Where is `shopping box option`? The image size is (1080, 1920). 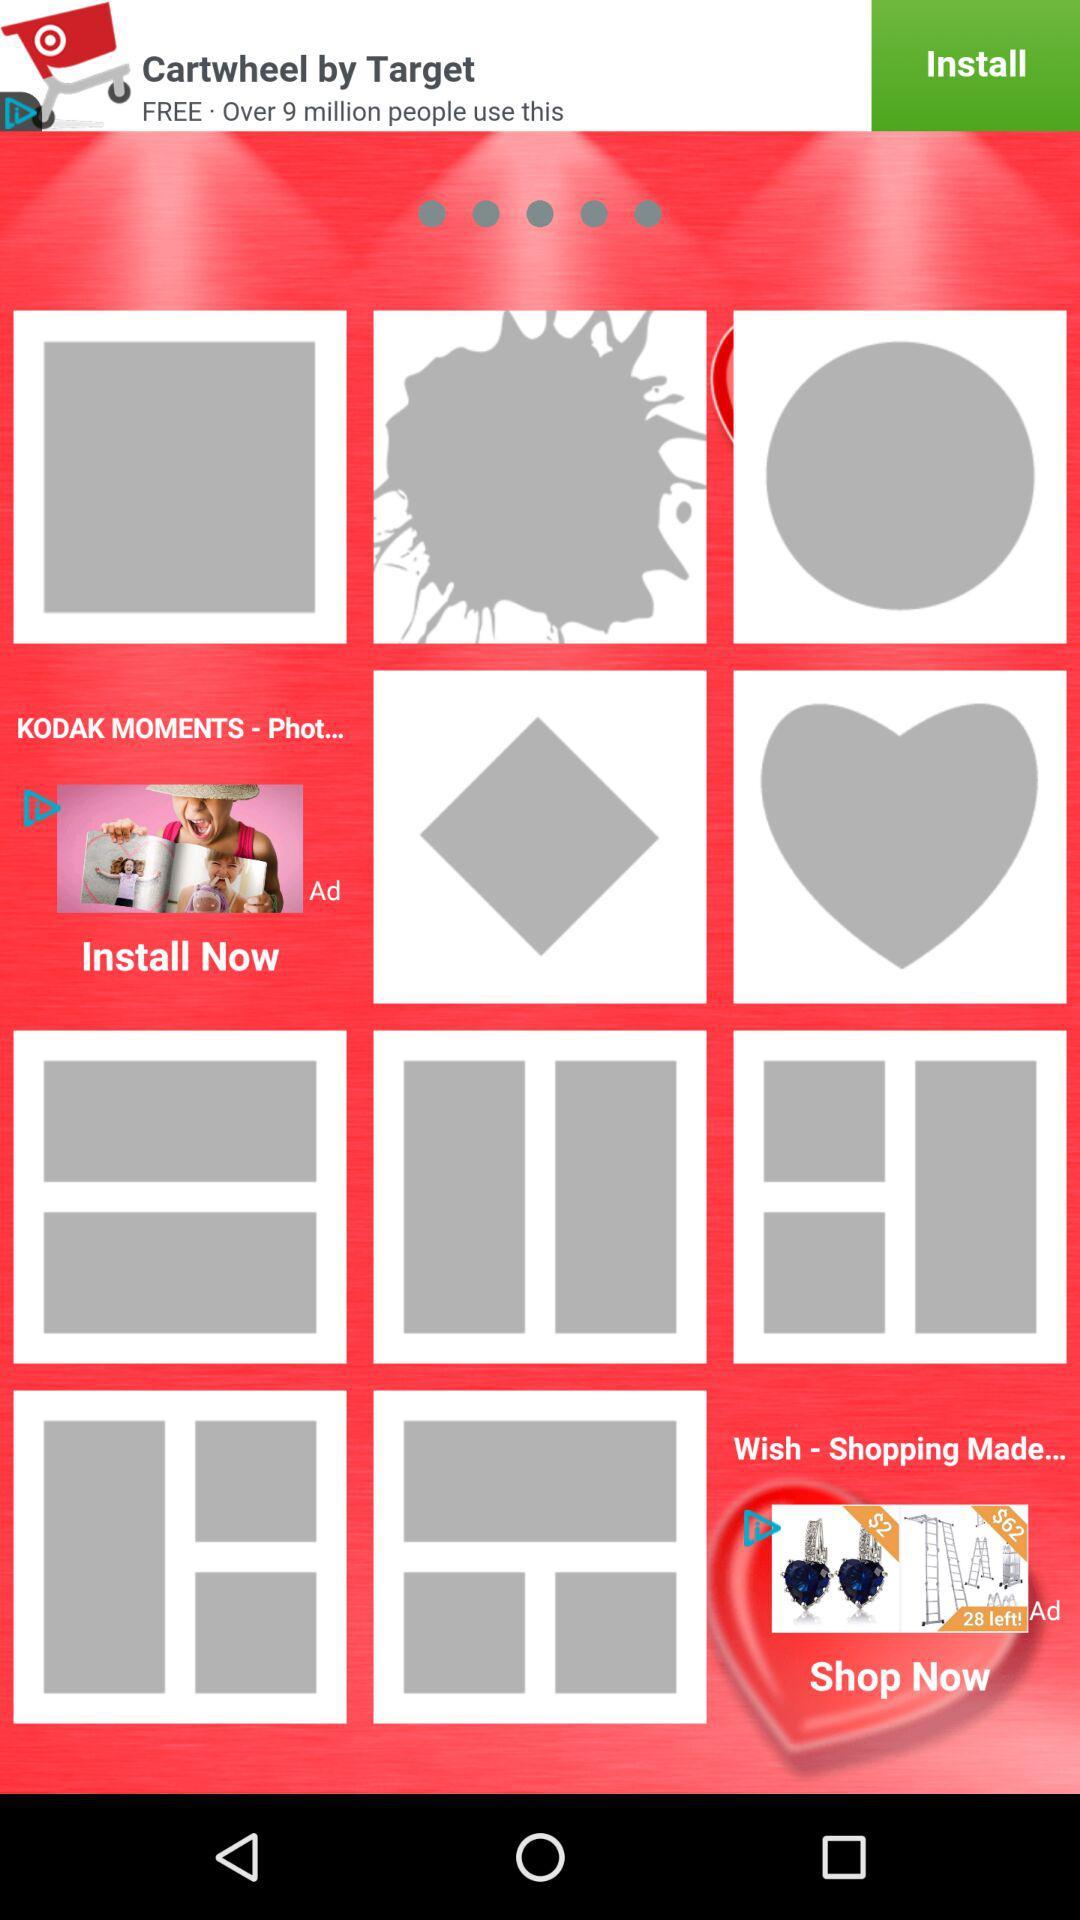
shopping box option is located at coordinates (898, 1567).